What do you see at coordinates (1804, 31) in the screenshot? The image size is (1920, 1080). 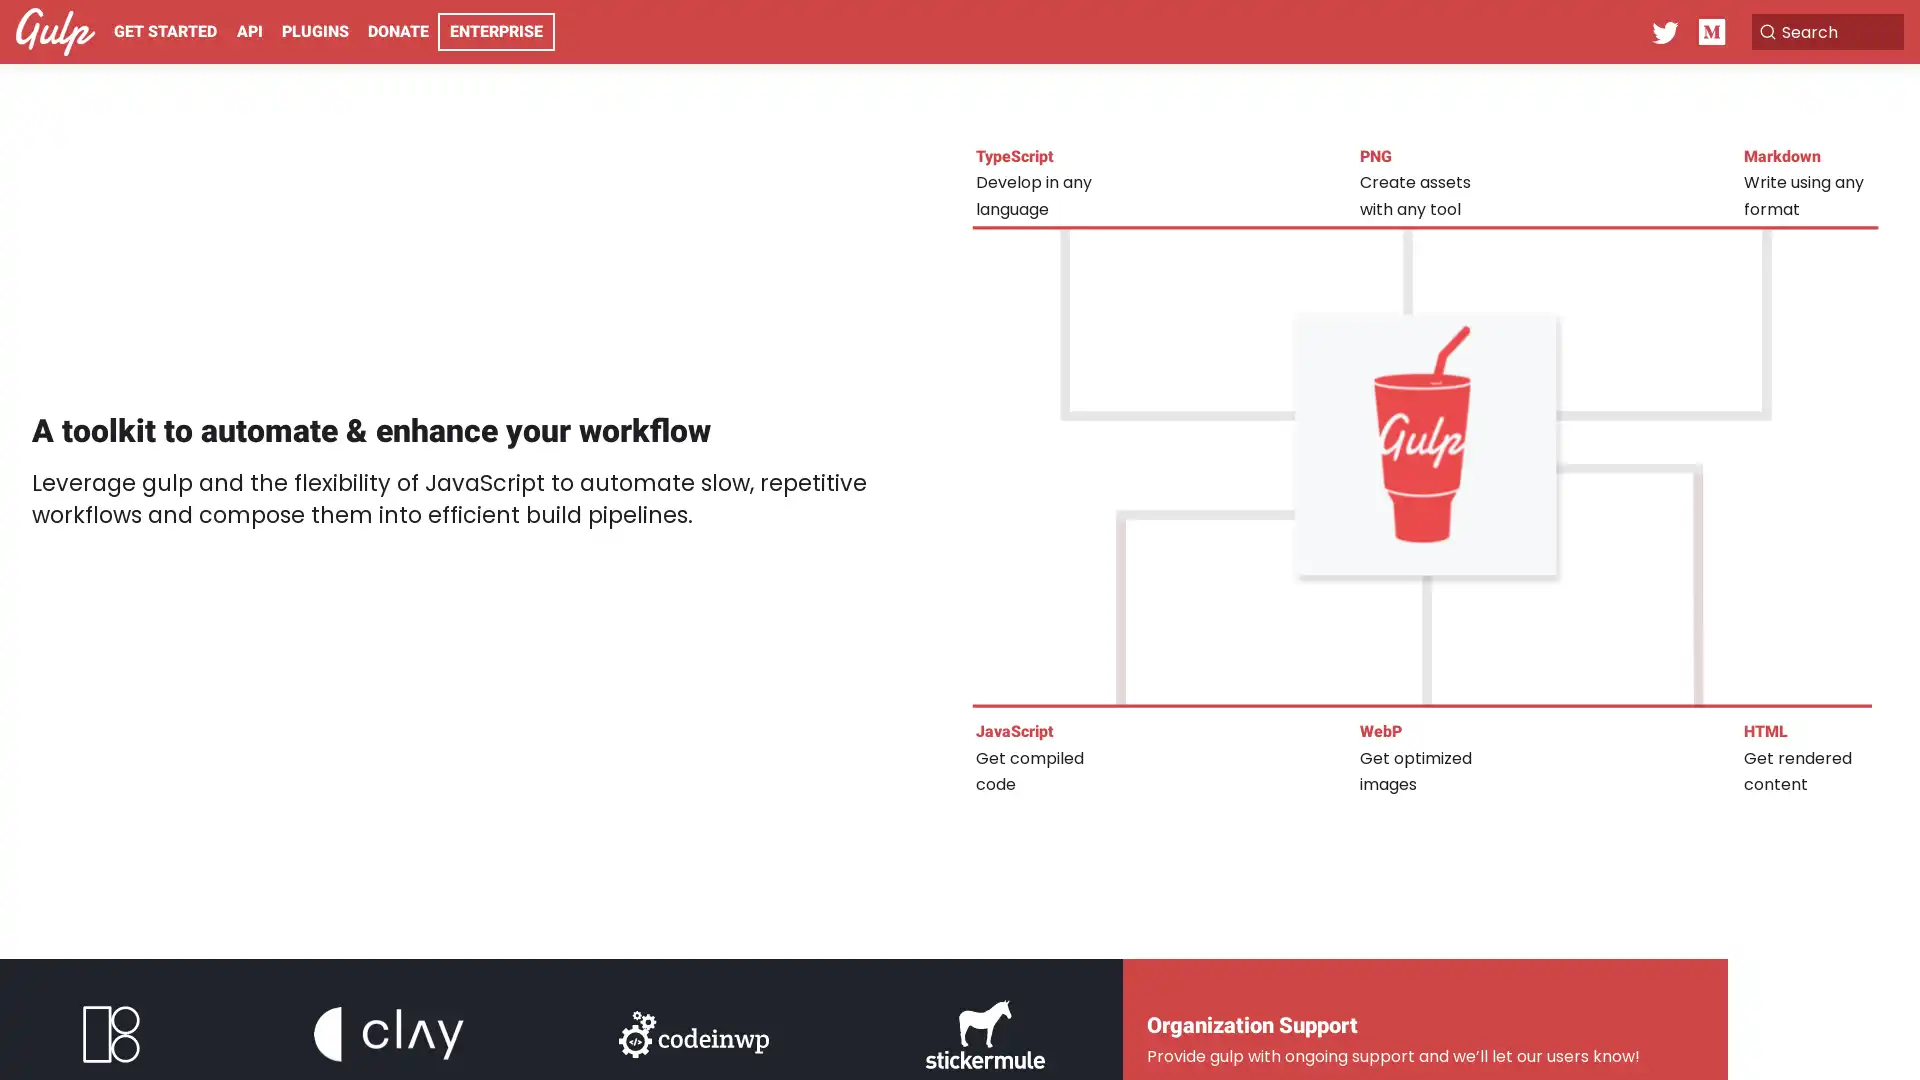 I see `Search` at bounding box center [1804, 31].